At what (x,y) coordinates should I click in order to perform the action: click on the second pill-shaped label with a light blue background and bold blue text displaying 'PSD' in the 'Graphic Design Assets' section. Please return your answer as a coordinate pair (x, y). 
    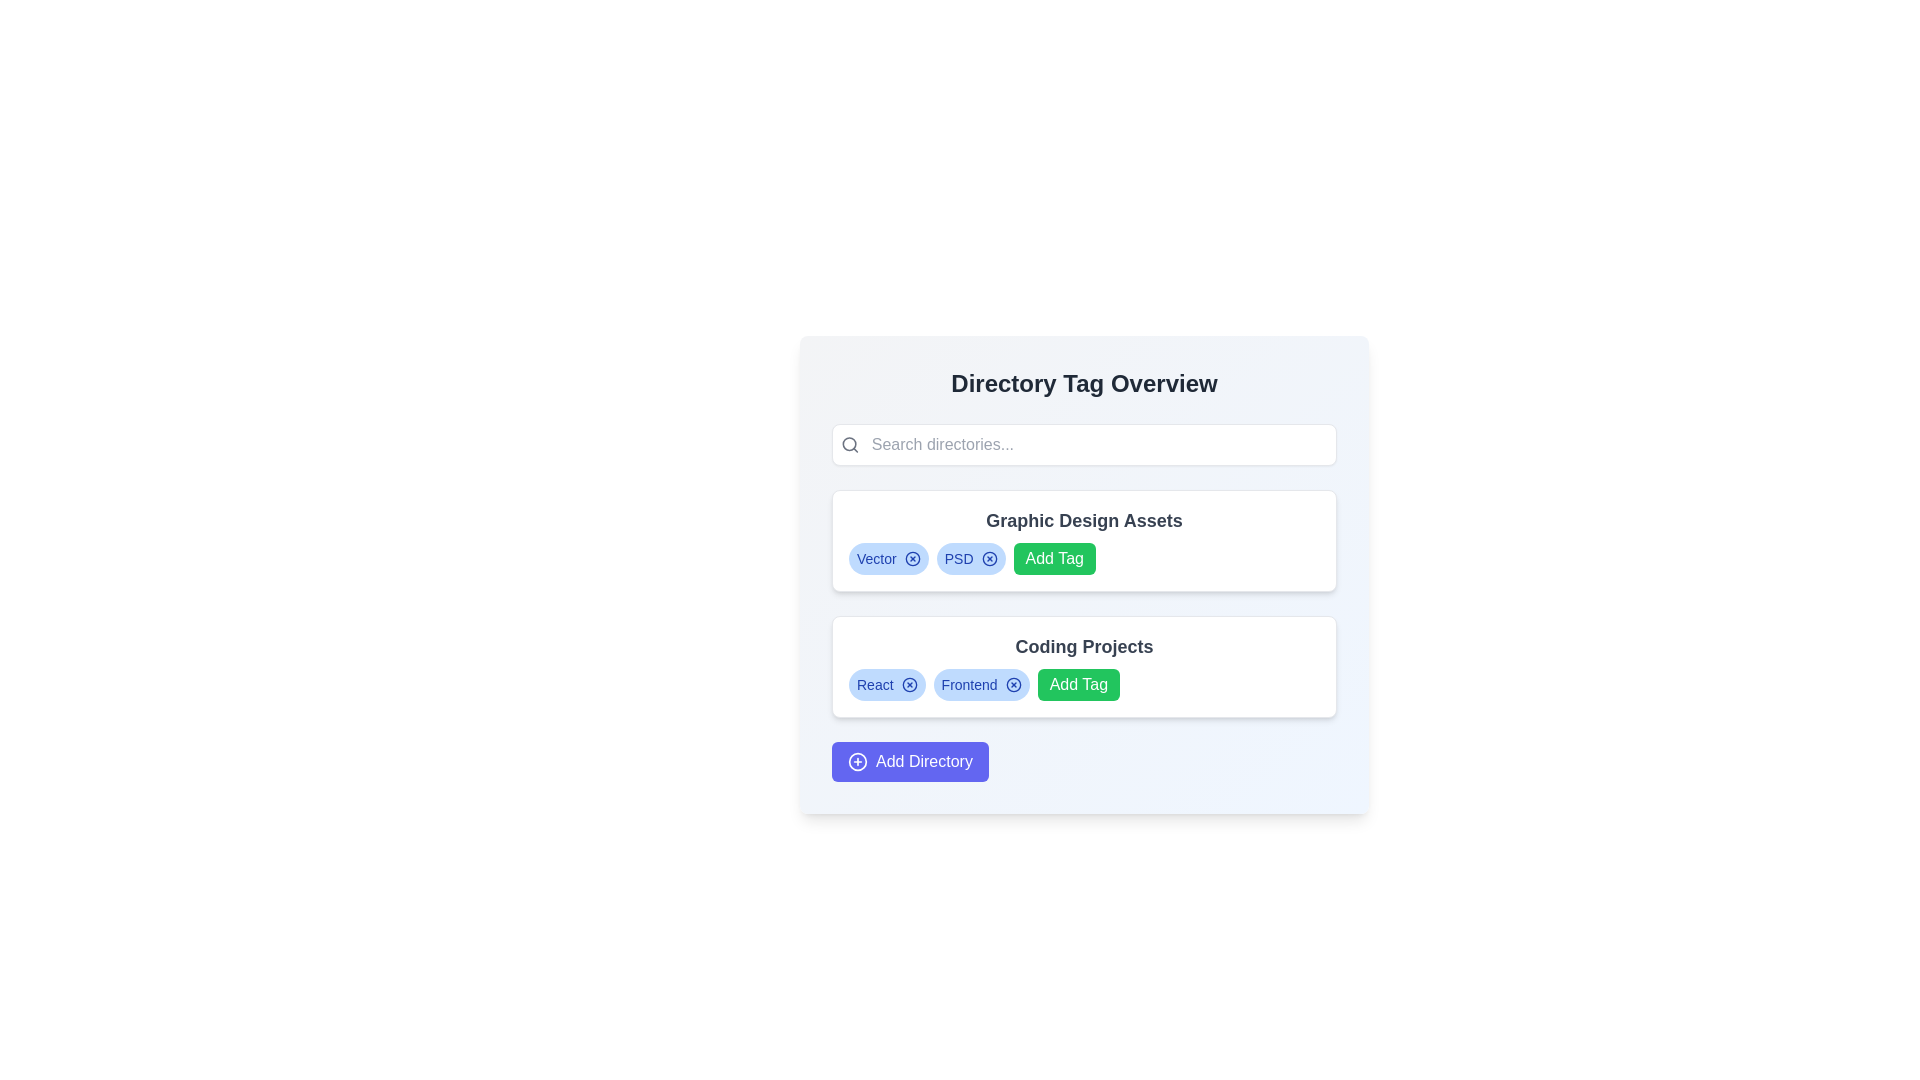
    Looking at the image, I should click on (971, 559).